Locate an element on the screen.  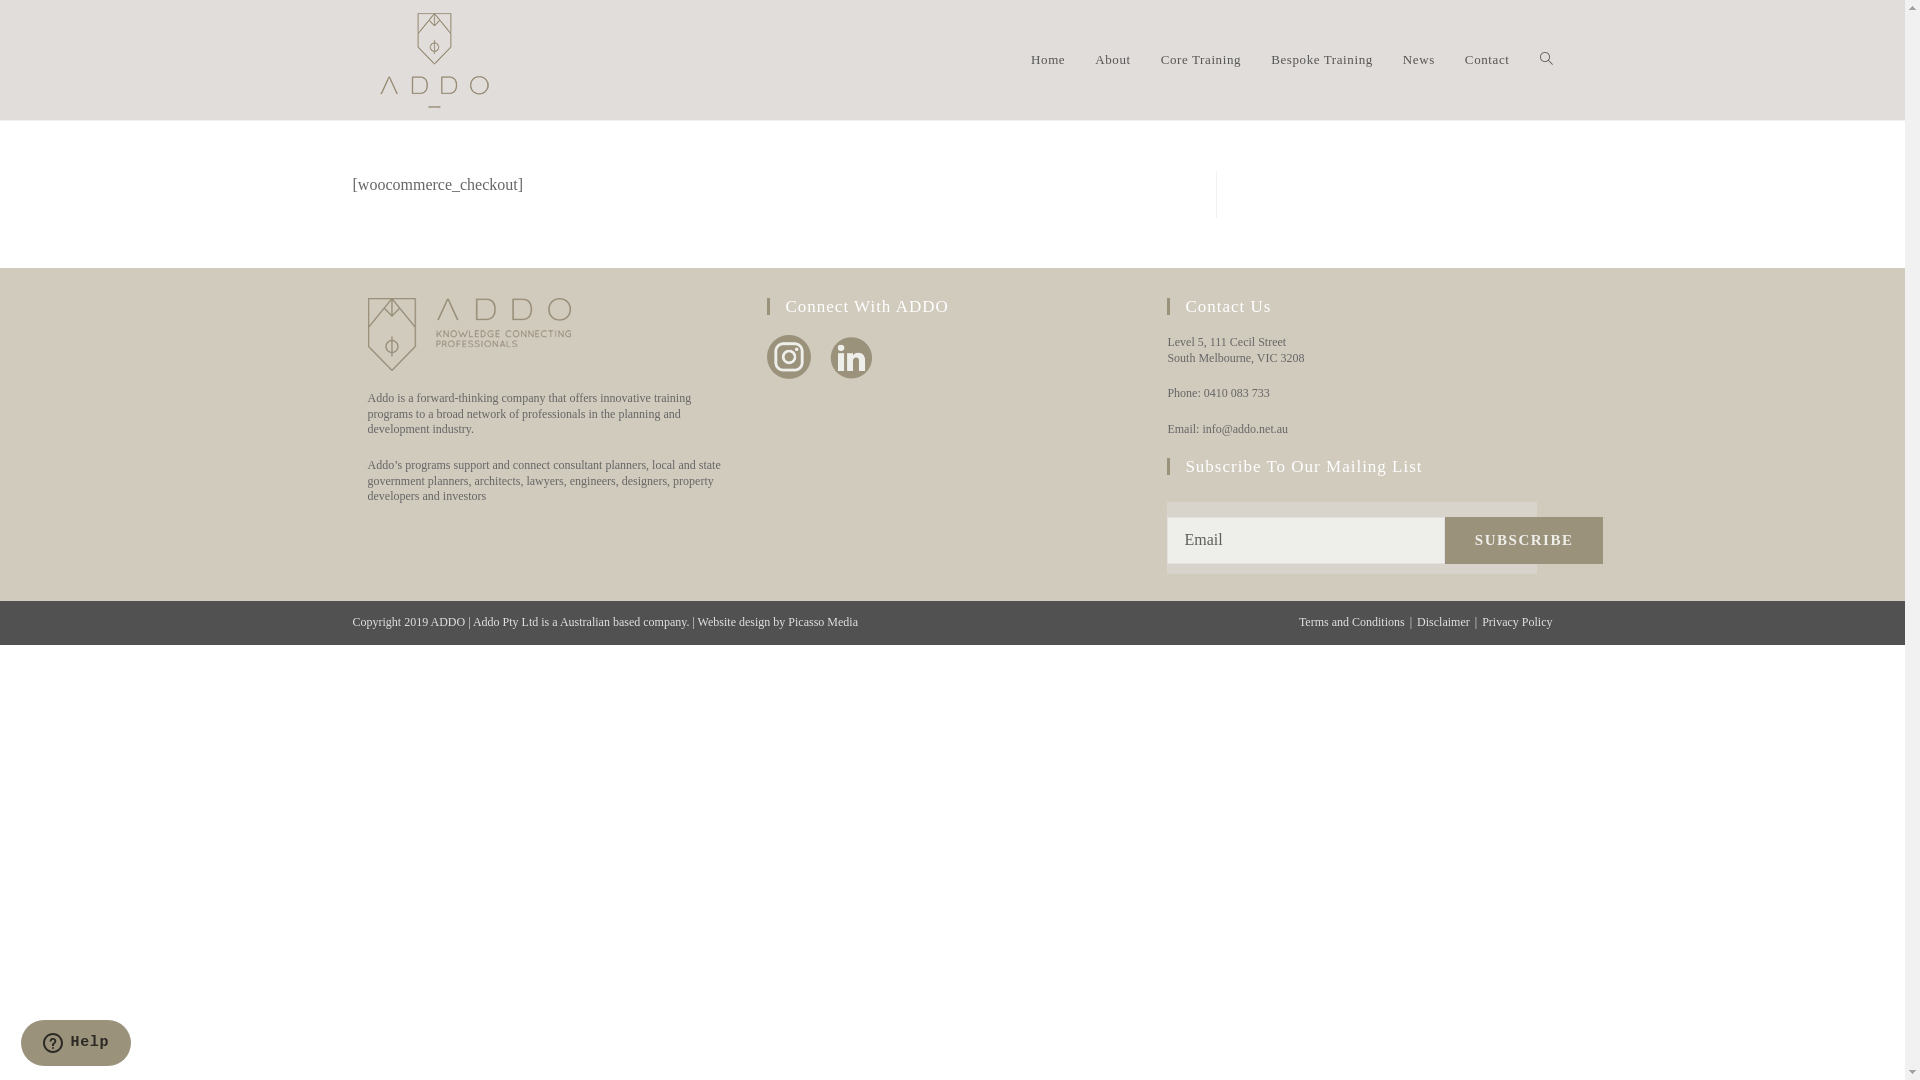
'Contact' is located at coordinates (1449, 59).